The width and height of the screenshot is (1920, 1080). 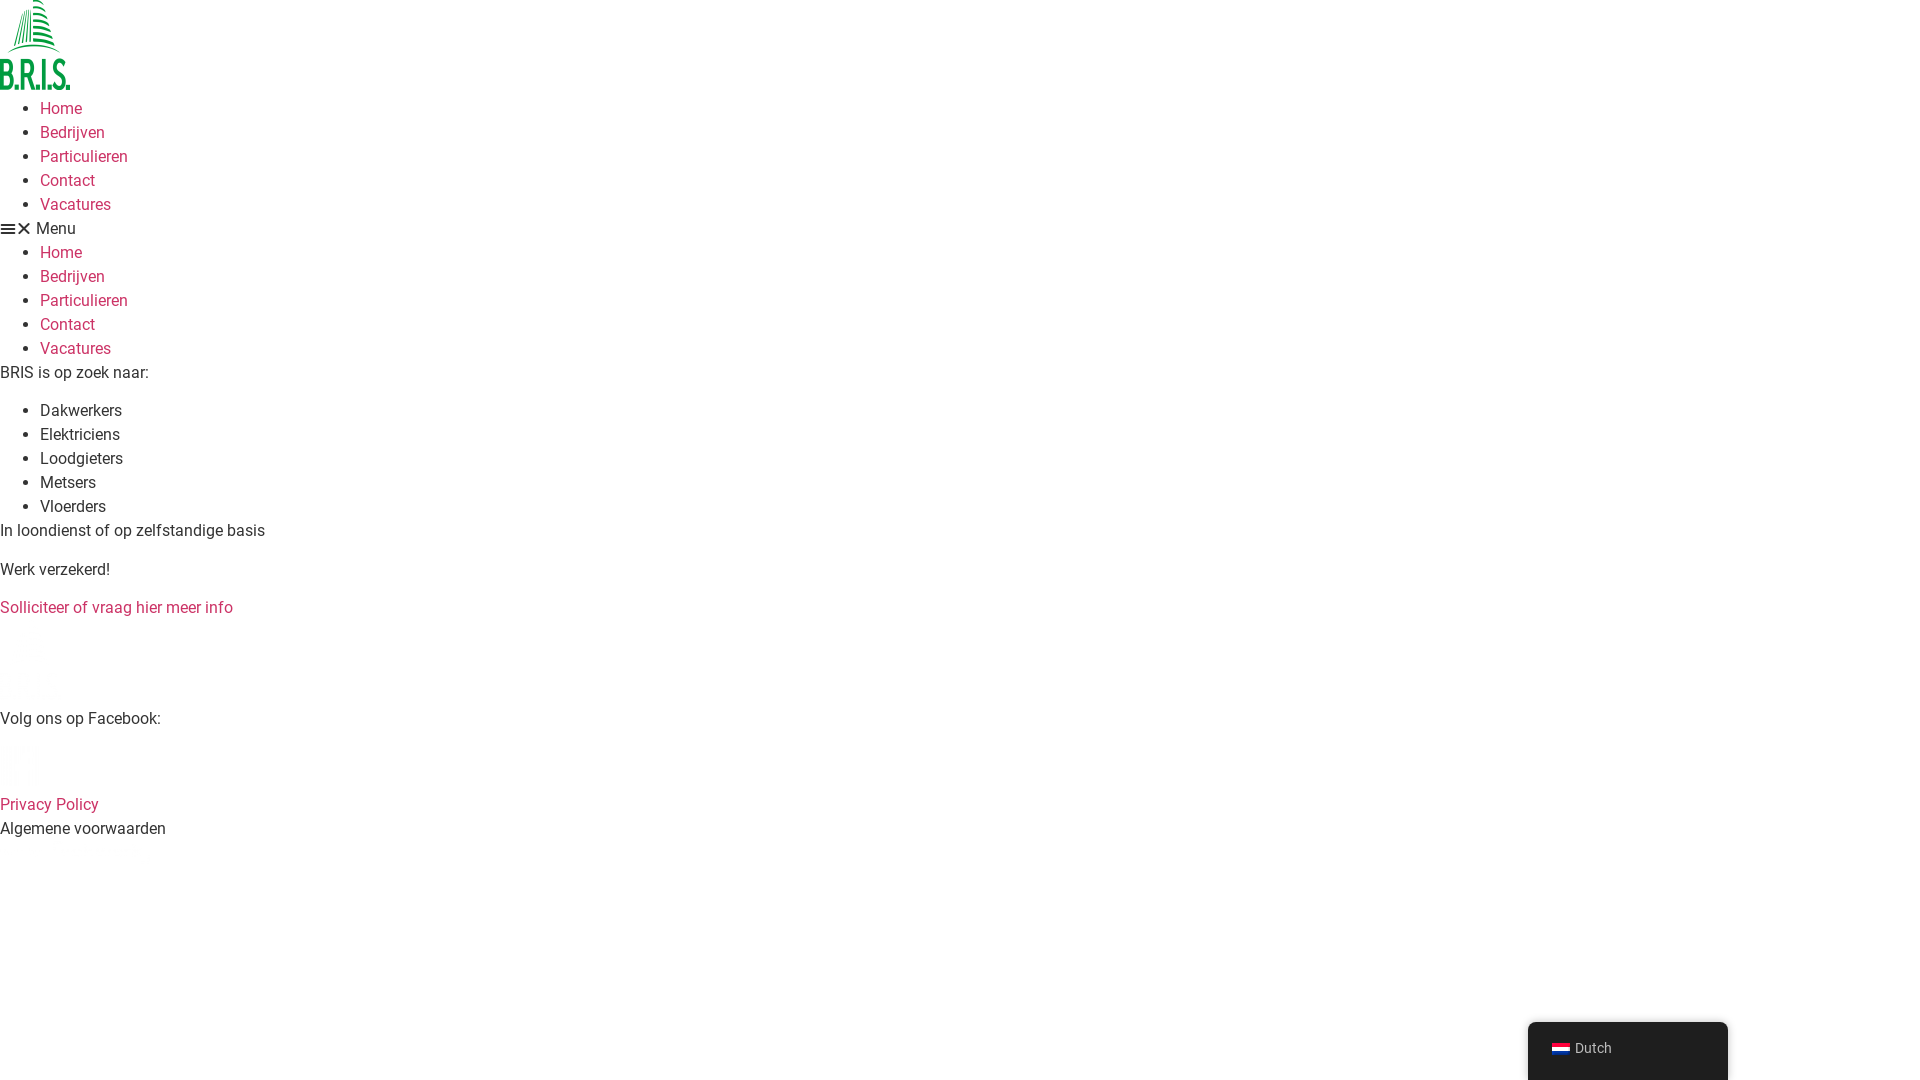 What do you see at coordinates (67, 180) in the screenshot?
I see `'Contact'` at bounding box center [67, 180].